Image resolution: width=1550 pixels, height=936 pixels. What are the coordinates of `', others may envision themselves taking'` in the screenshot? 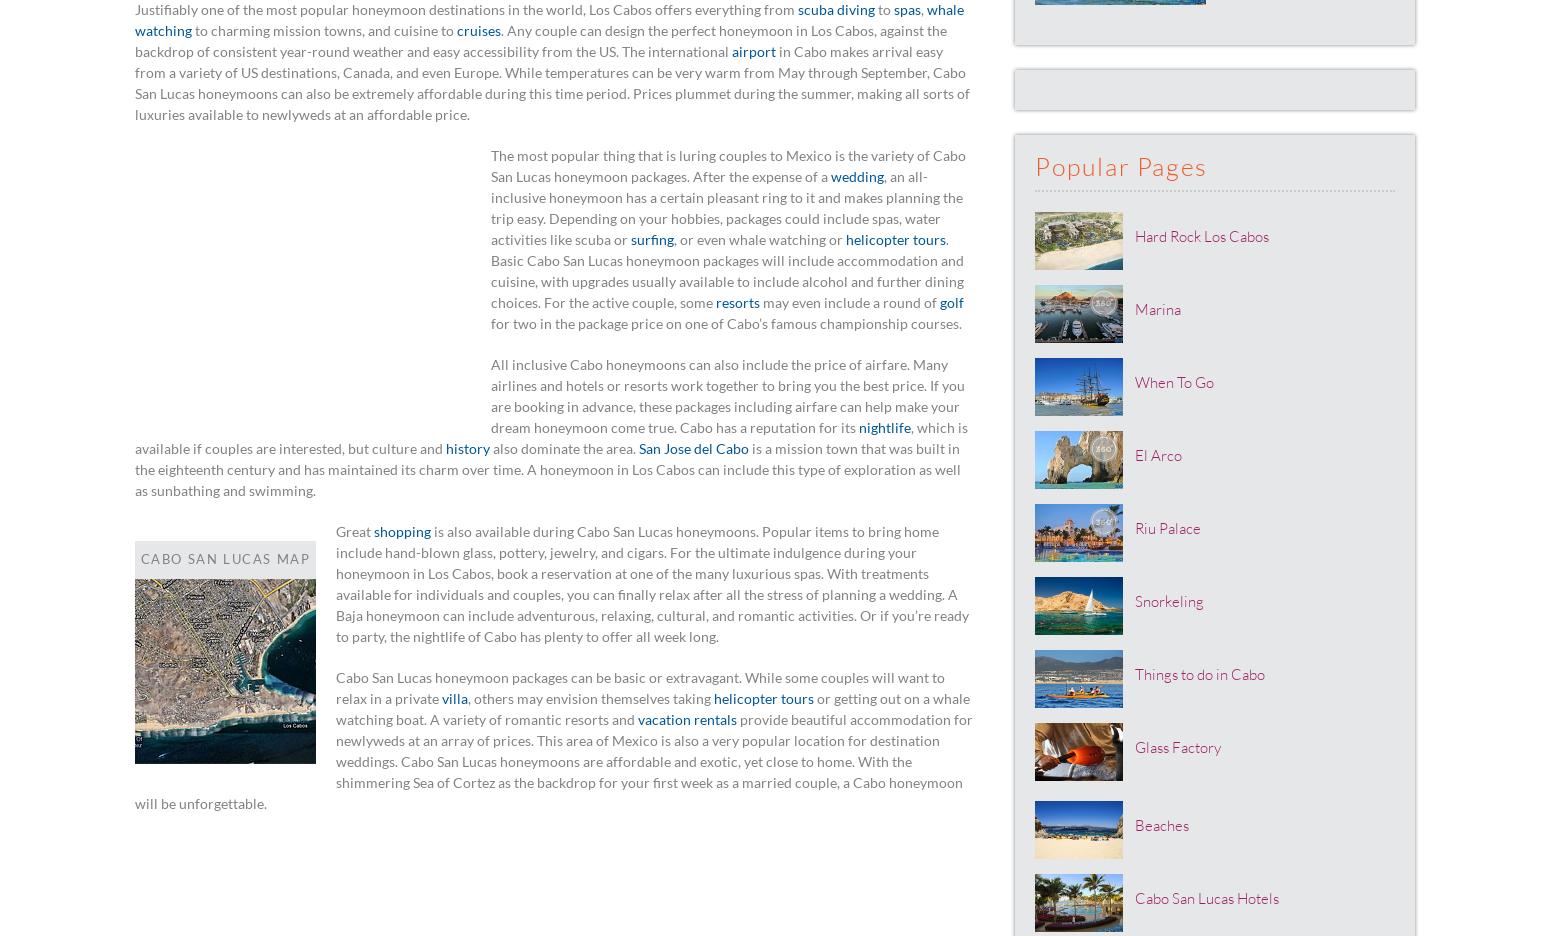 It's located at (591, 698).